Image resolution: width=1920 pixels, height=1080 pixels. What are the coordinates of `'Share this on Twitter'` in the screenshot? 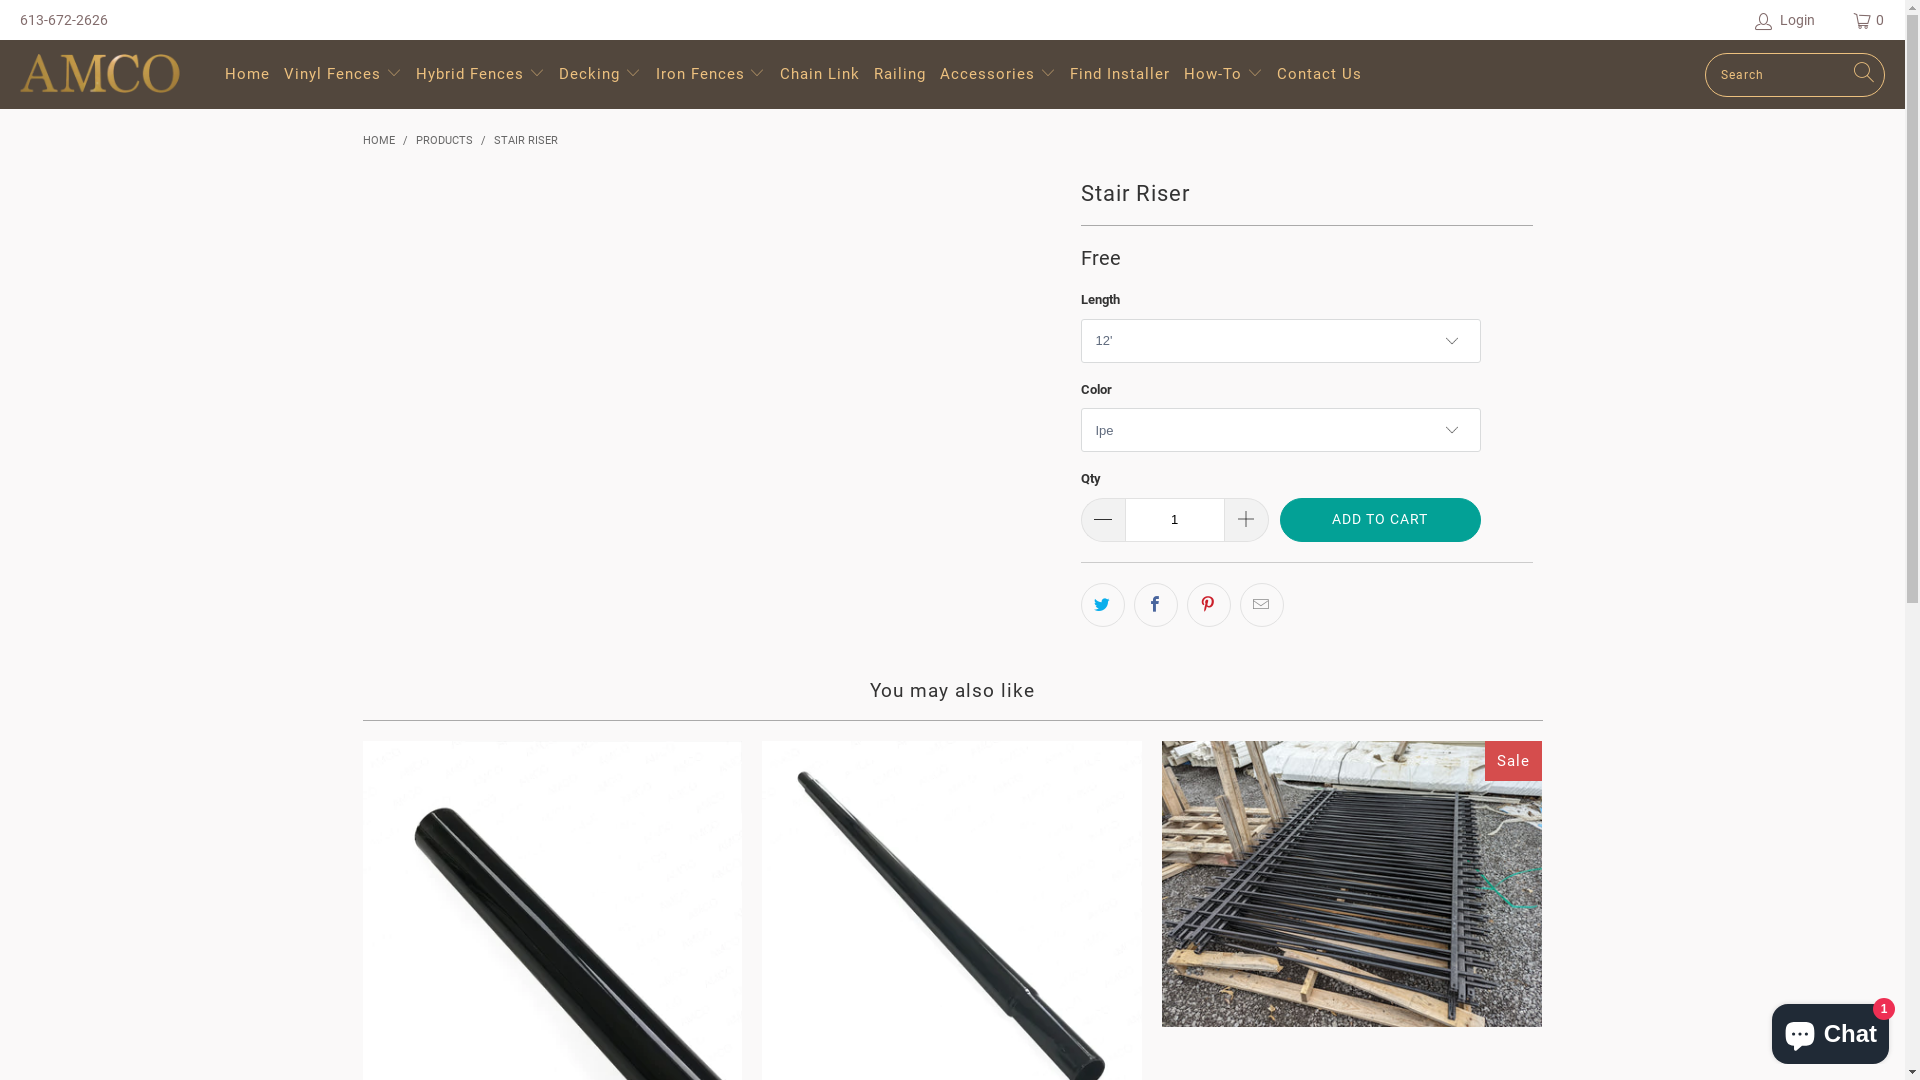 It's located at (1101, 603).